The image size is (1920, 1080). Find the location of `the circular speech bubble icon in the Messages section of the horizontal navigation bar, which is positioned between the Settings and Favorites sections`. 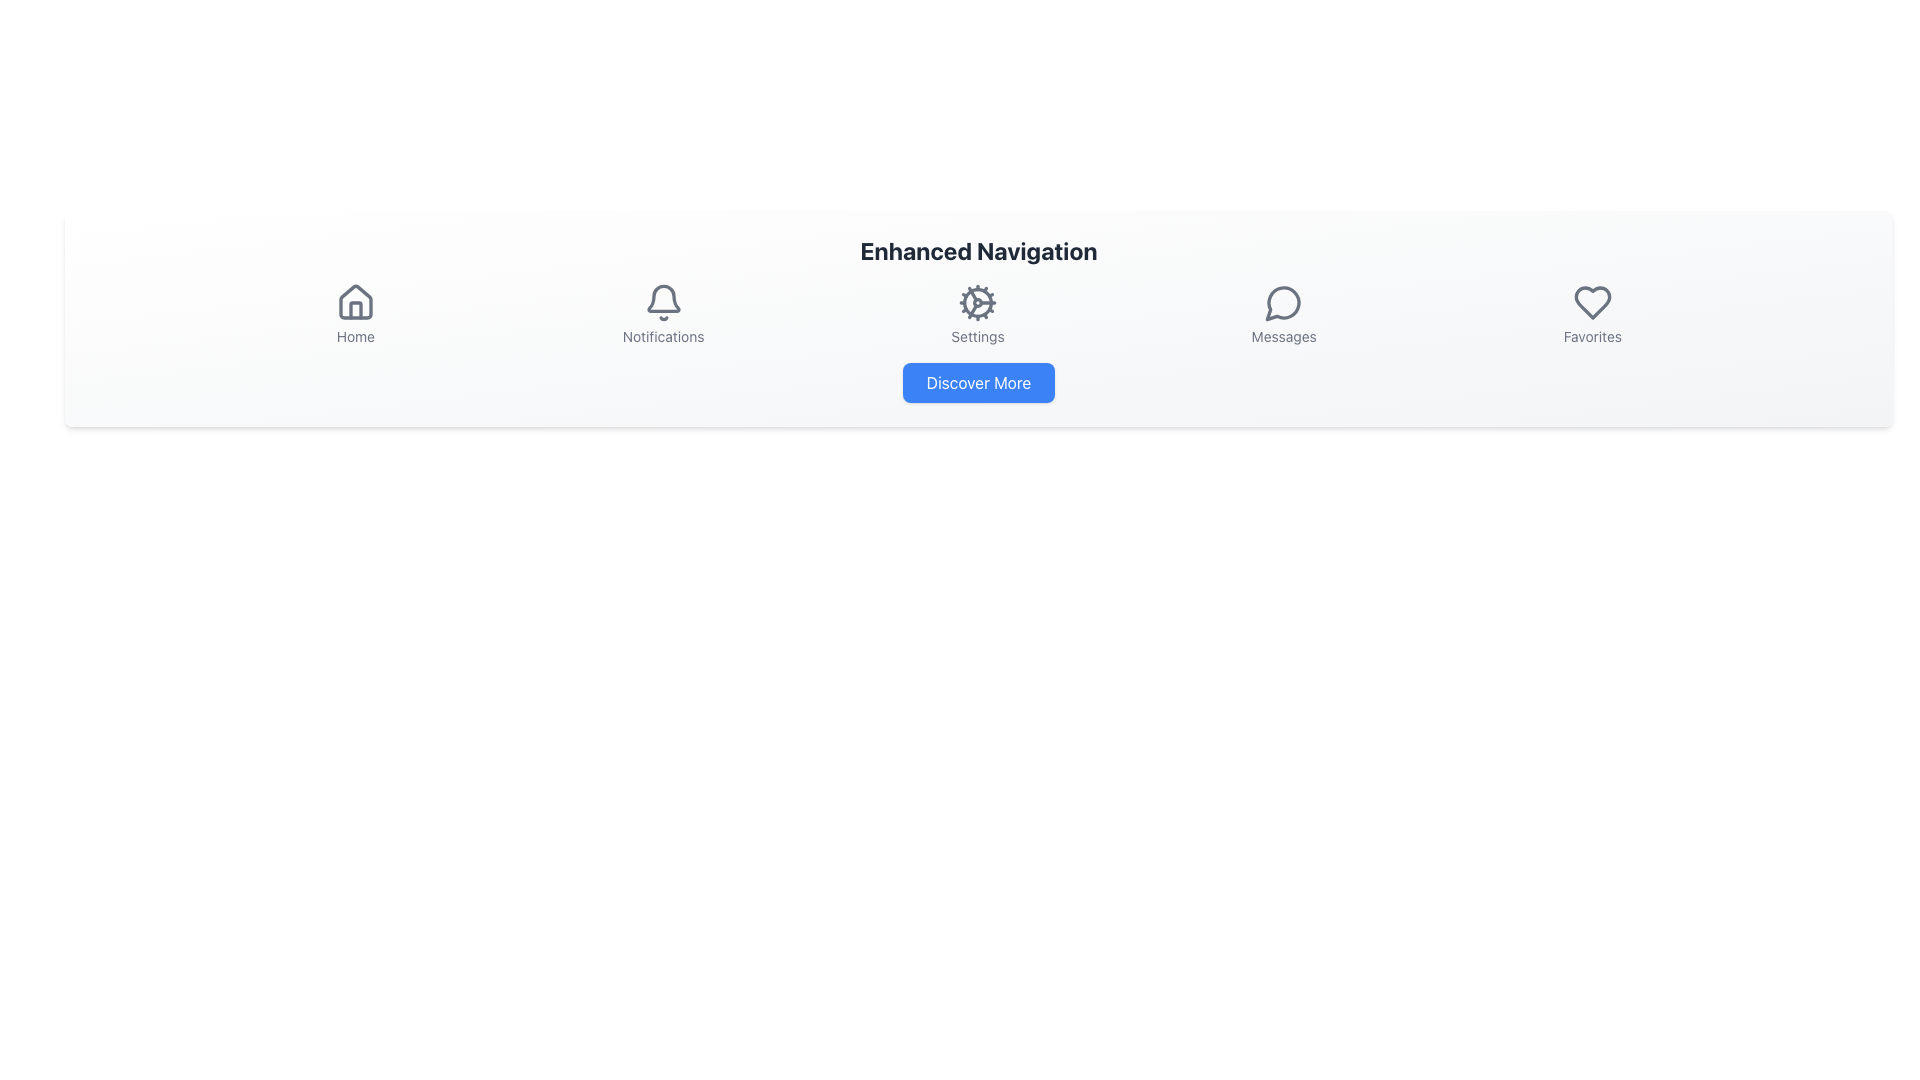

the circular speech bubble icon in the Messages section of the horizontal navigation bar, which is positioned between the Settings and Favorites sections is located at coordinates (1283, 303).